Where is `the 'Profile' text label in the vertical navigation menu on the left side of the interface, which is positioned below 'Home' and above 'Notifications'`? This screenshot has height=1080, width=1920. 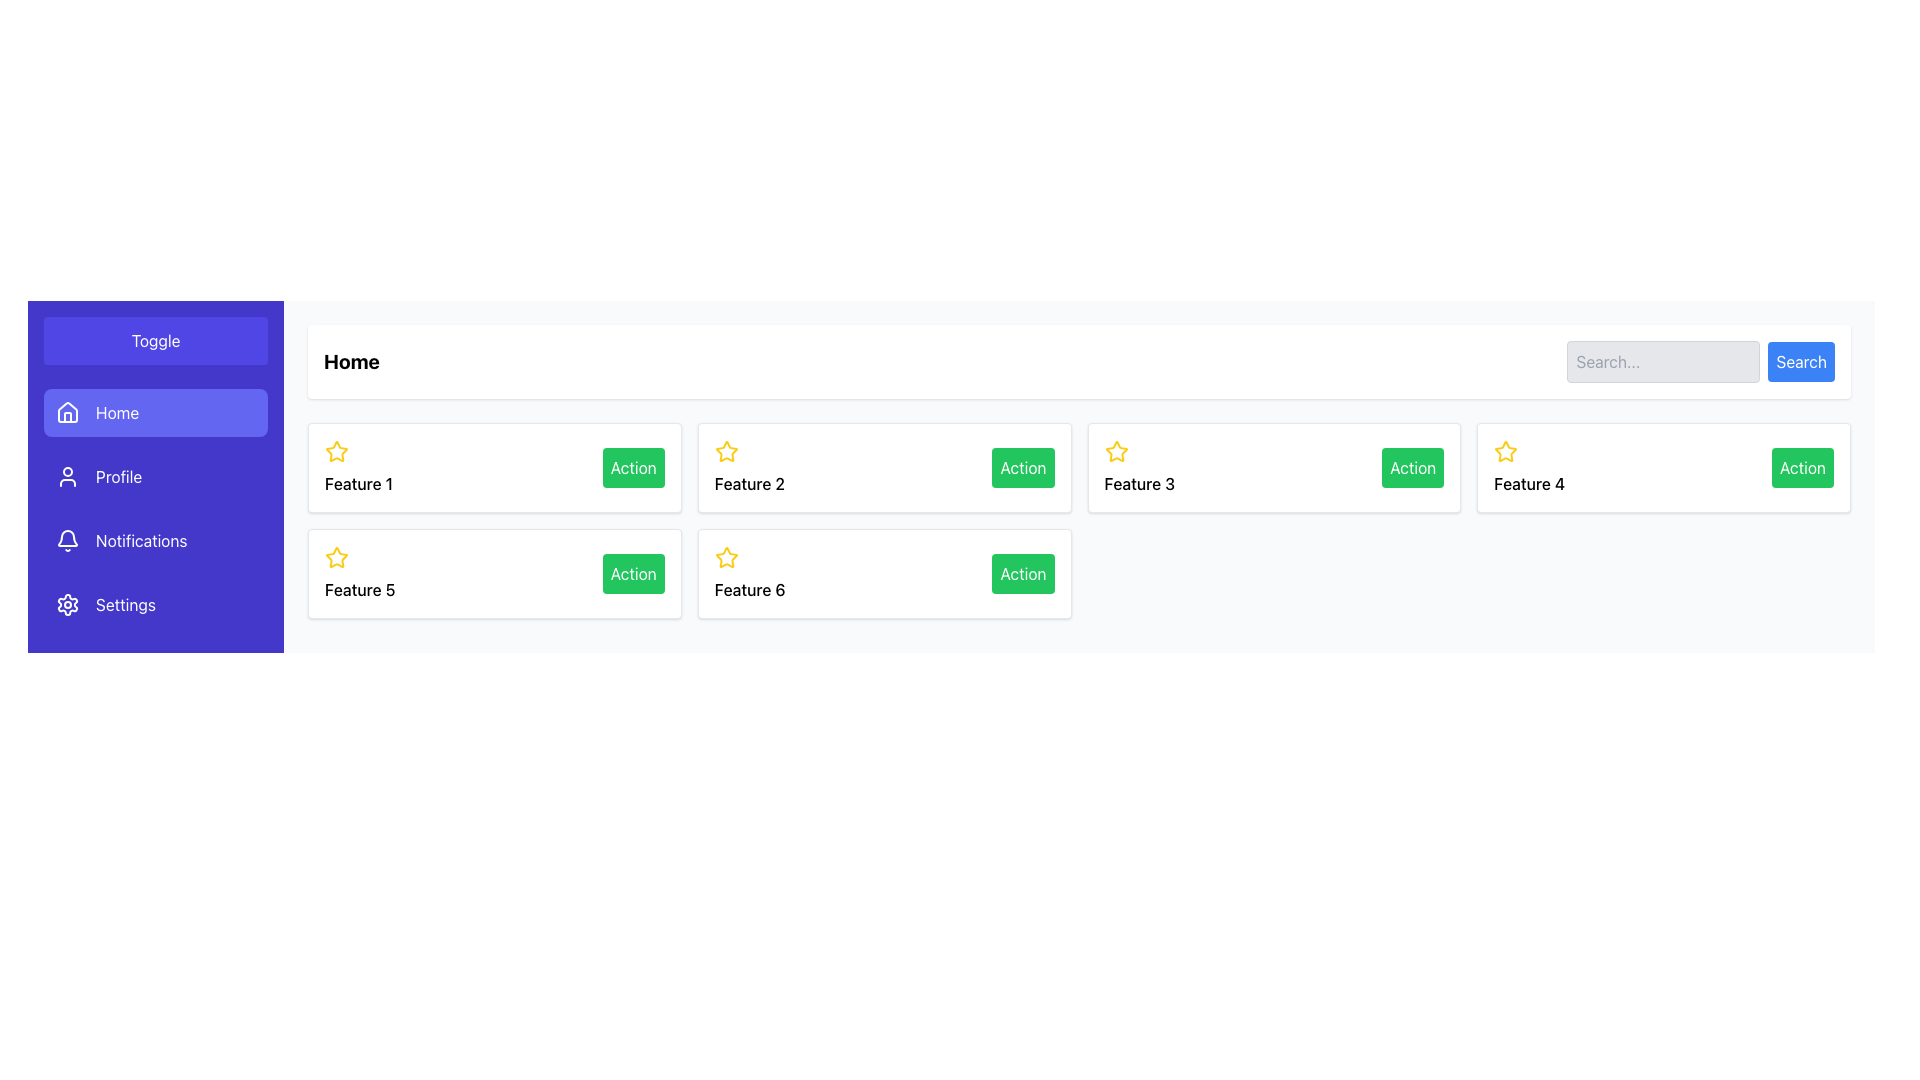 the 'Profile' text label in the vertical navigation menu on the left side of the interface, which is positioned below 'Home' and above 'Notifications' is located at coordinates (118, 477).